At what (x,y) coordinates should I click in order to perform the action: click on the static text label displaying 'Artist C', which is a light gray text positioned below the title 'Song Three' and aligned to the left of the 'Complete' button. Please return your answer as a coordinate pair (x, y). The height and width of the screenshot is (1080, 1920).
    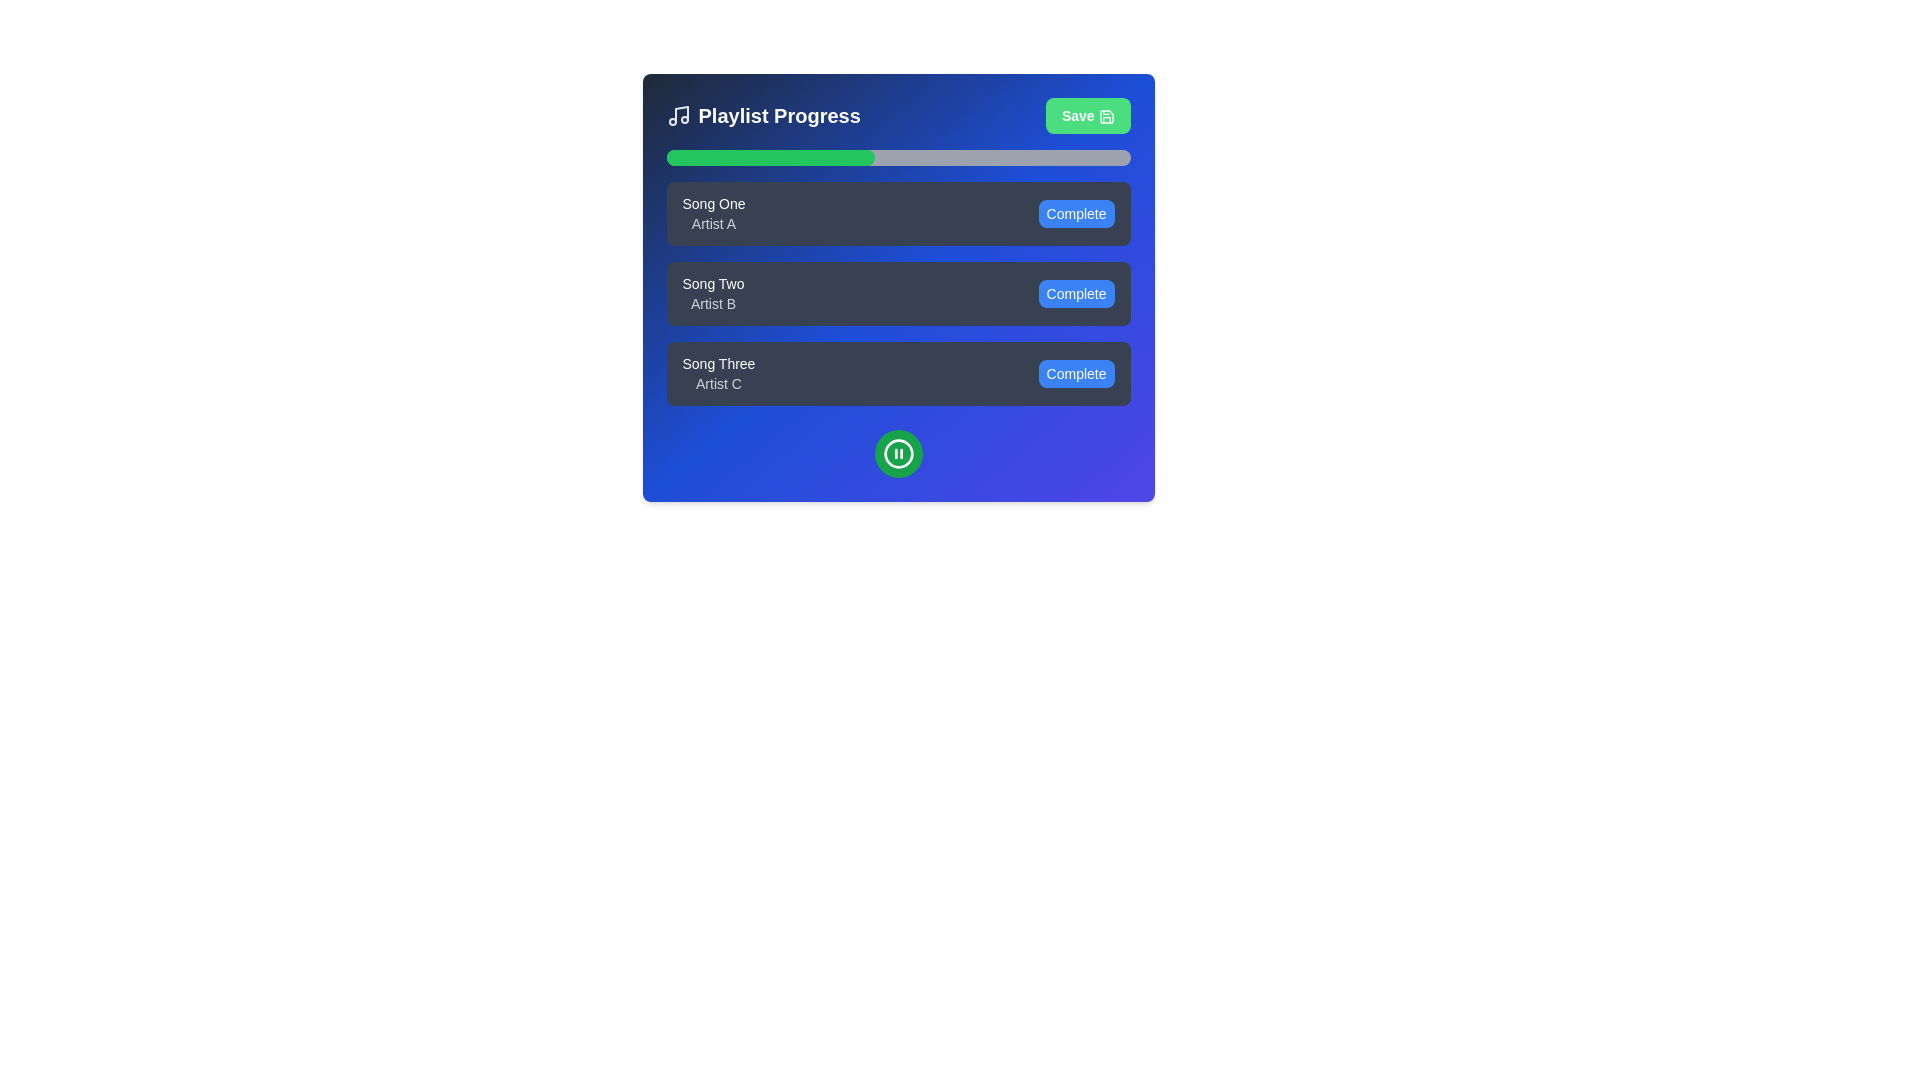
    Looking at the image, I should click on (719, 384).